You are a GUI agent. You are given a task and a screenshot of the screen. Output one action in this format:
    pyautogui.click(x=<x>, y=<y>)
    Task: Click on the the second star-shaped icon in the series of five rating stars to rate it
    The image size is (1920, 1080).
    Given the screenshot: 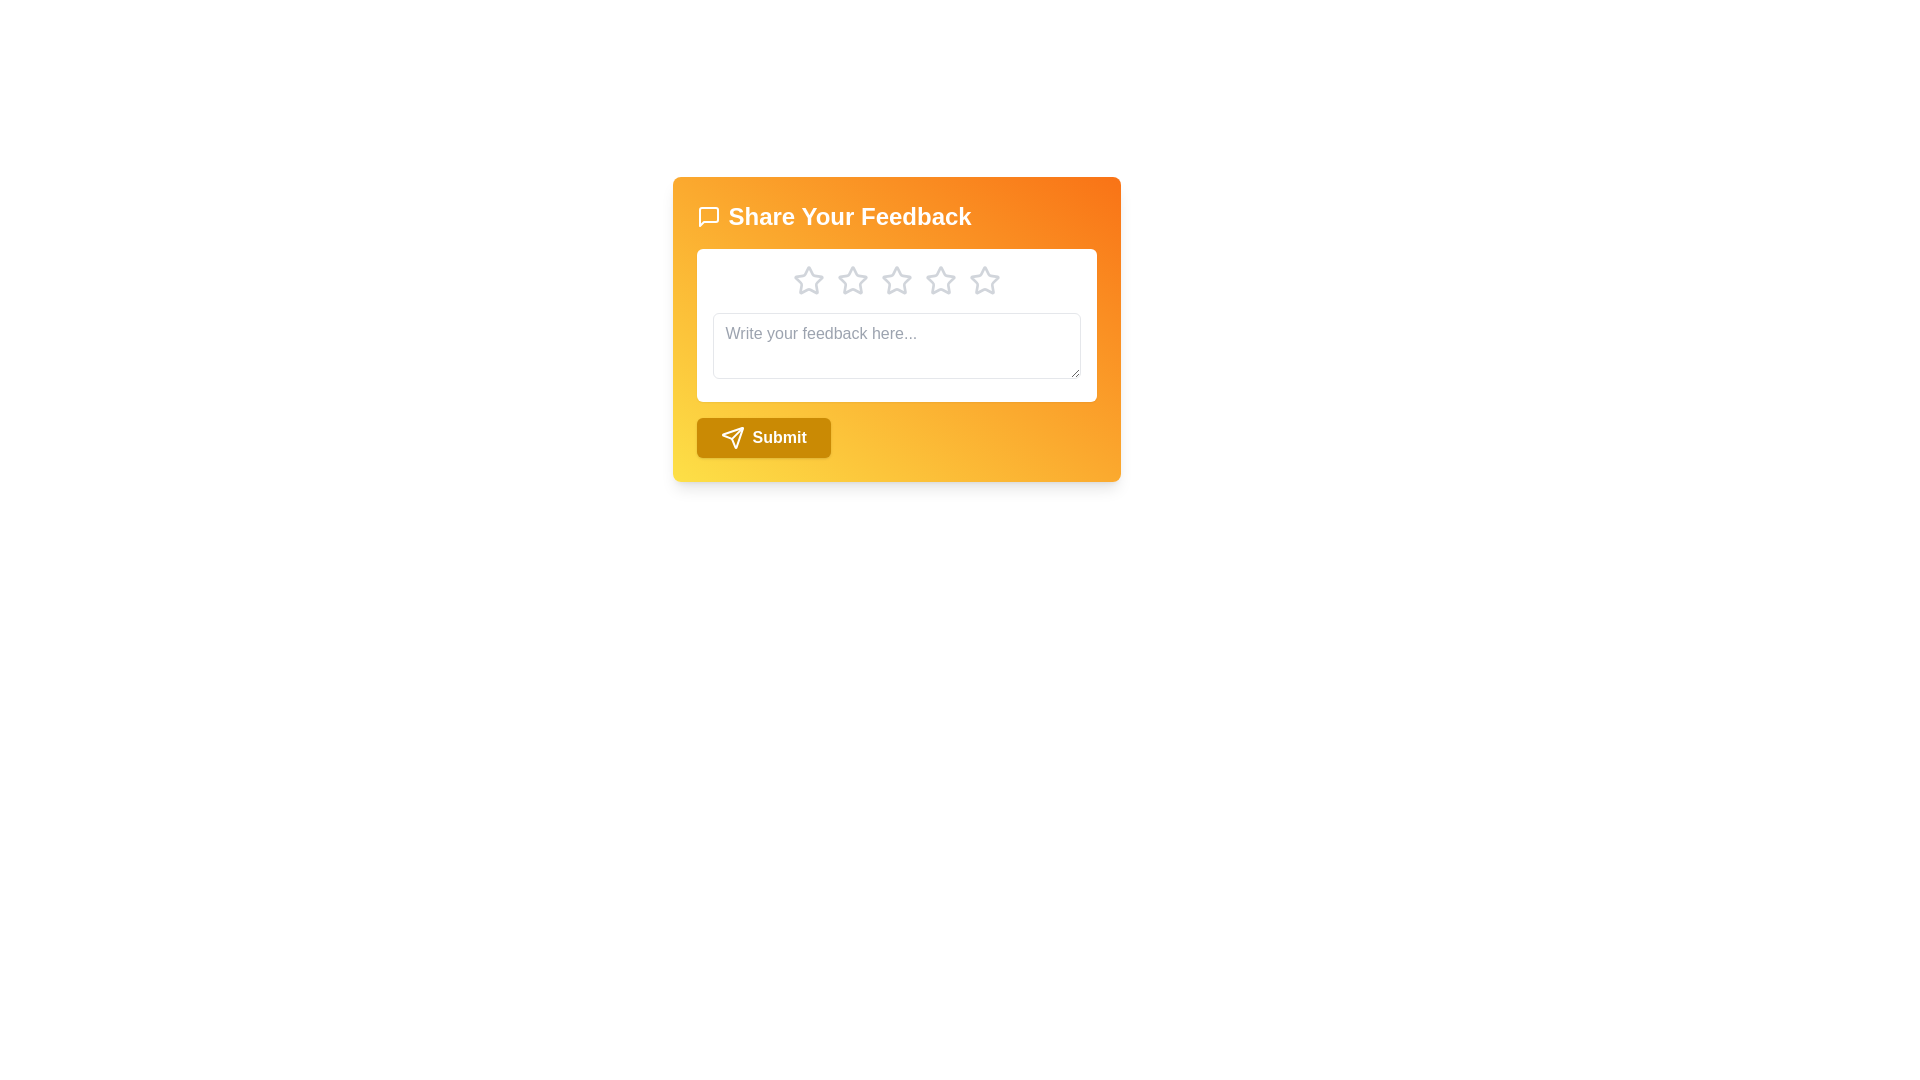 What is the action you would take?
    pyautogui.click(x=852, y=280)
    